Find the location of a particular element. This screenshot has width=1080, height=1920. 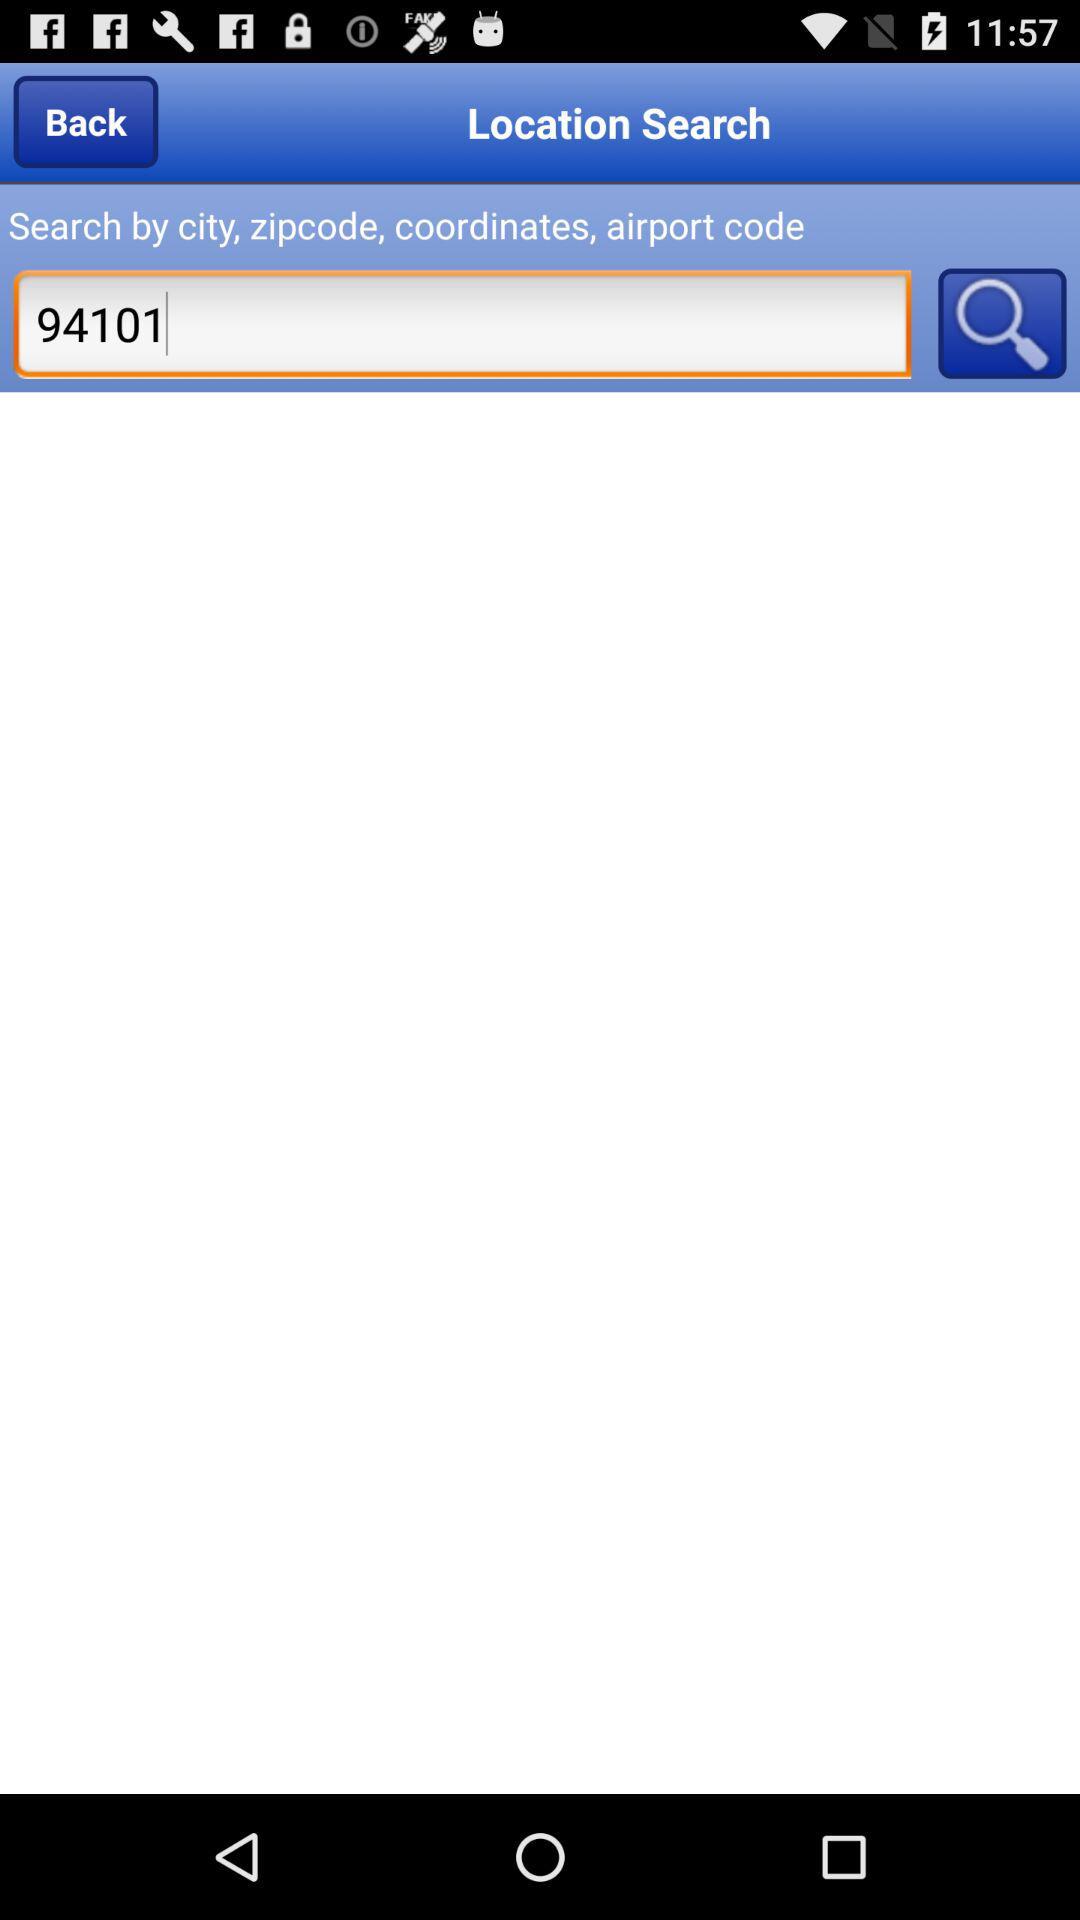

icon next to the location search is located at coordinates (84, 120).